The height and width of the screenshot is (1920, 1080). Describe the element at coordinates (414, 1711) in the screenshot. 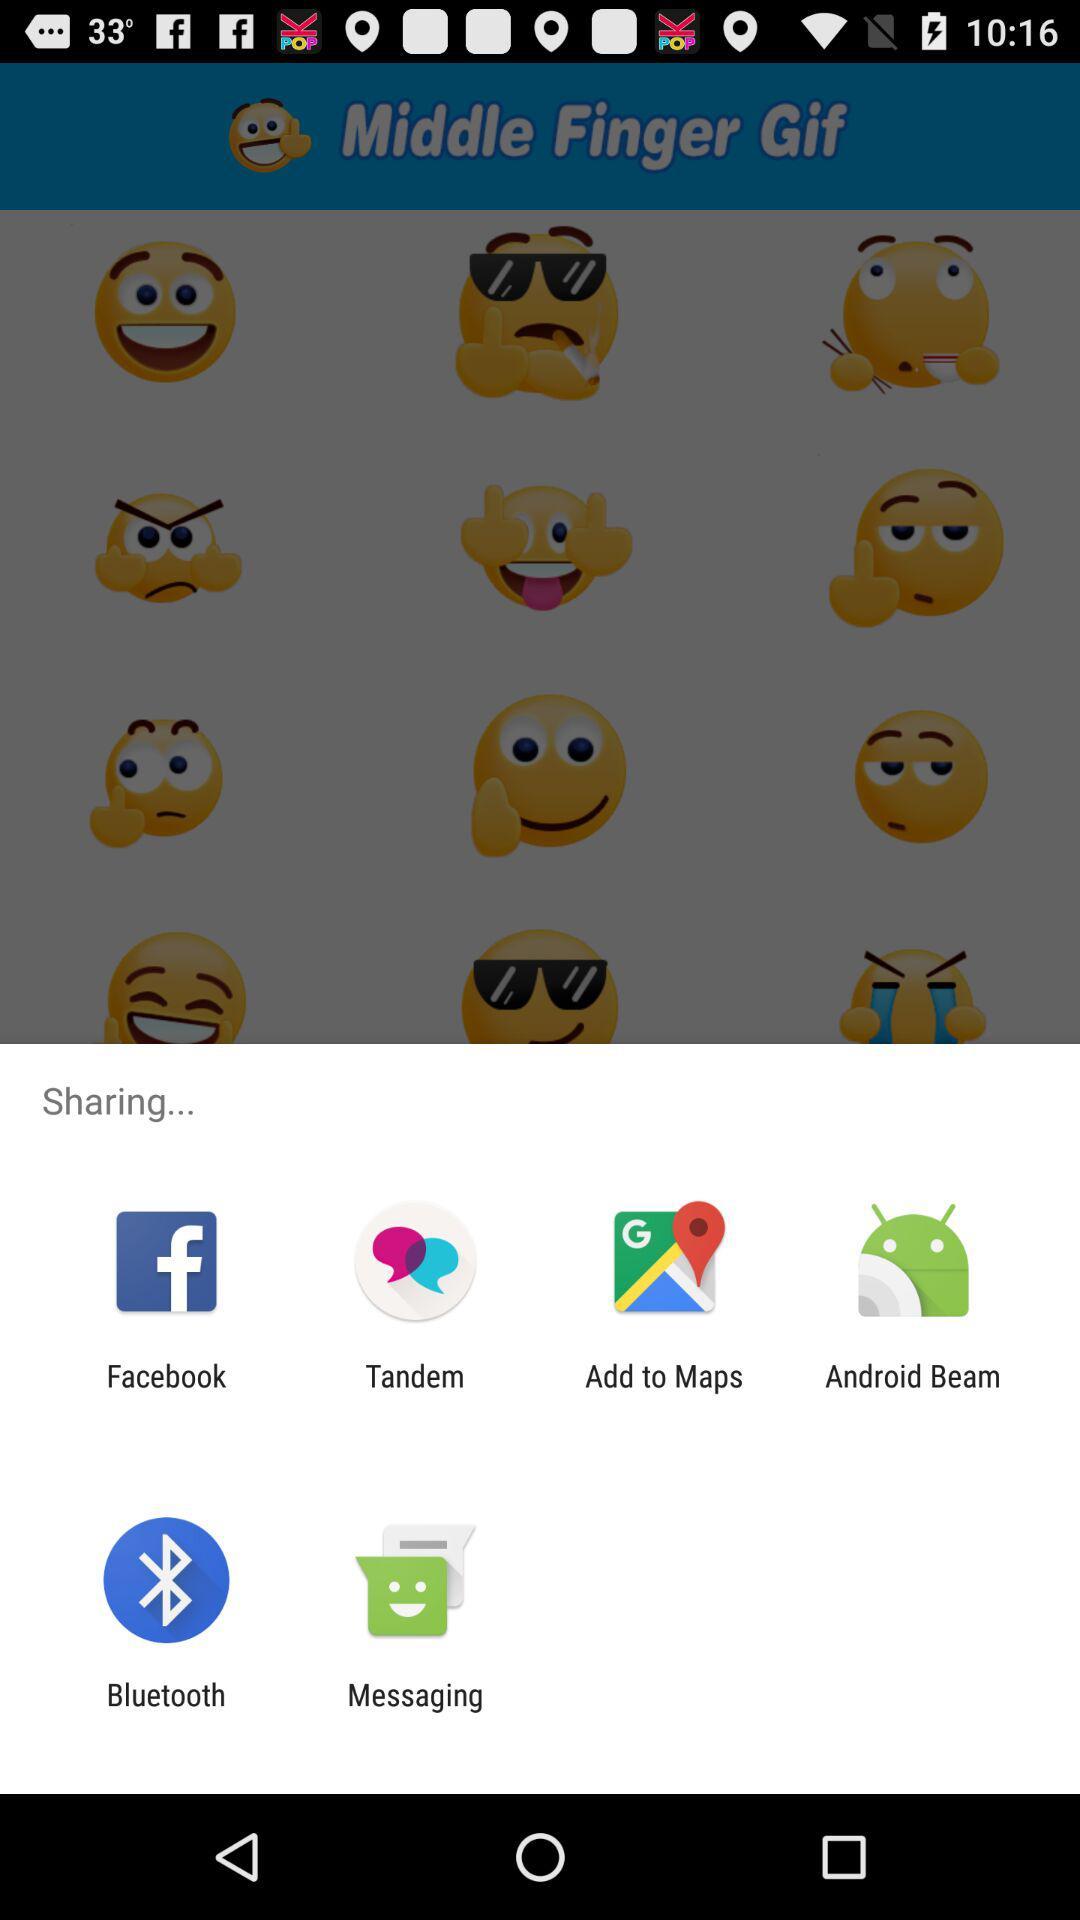

I see `the app next to the bluetooth item` at that location.